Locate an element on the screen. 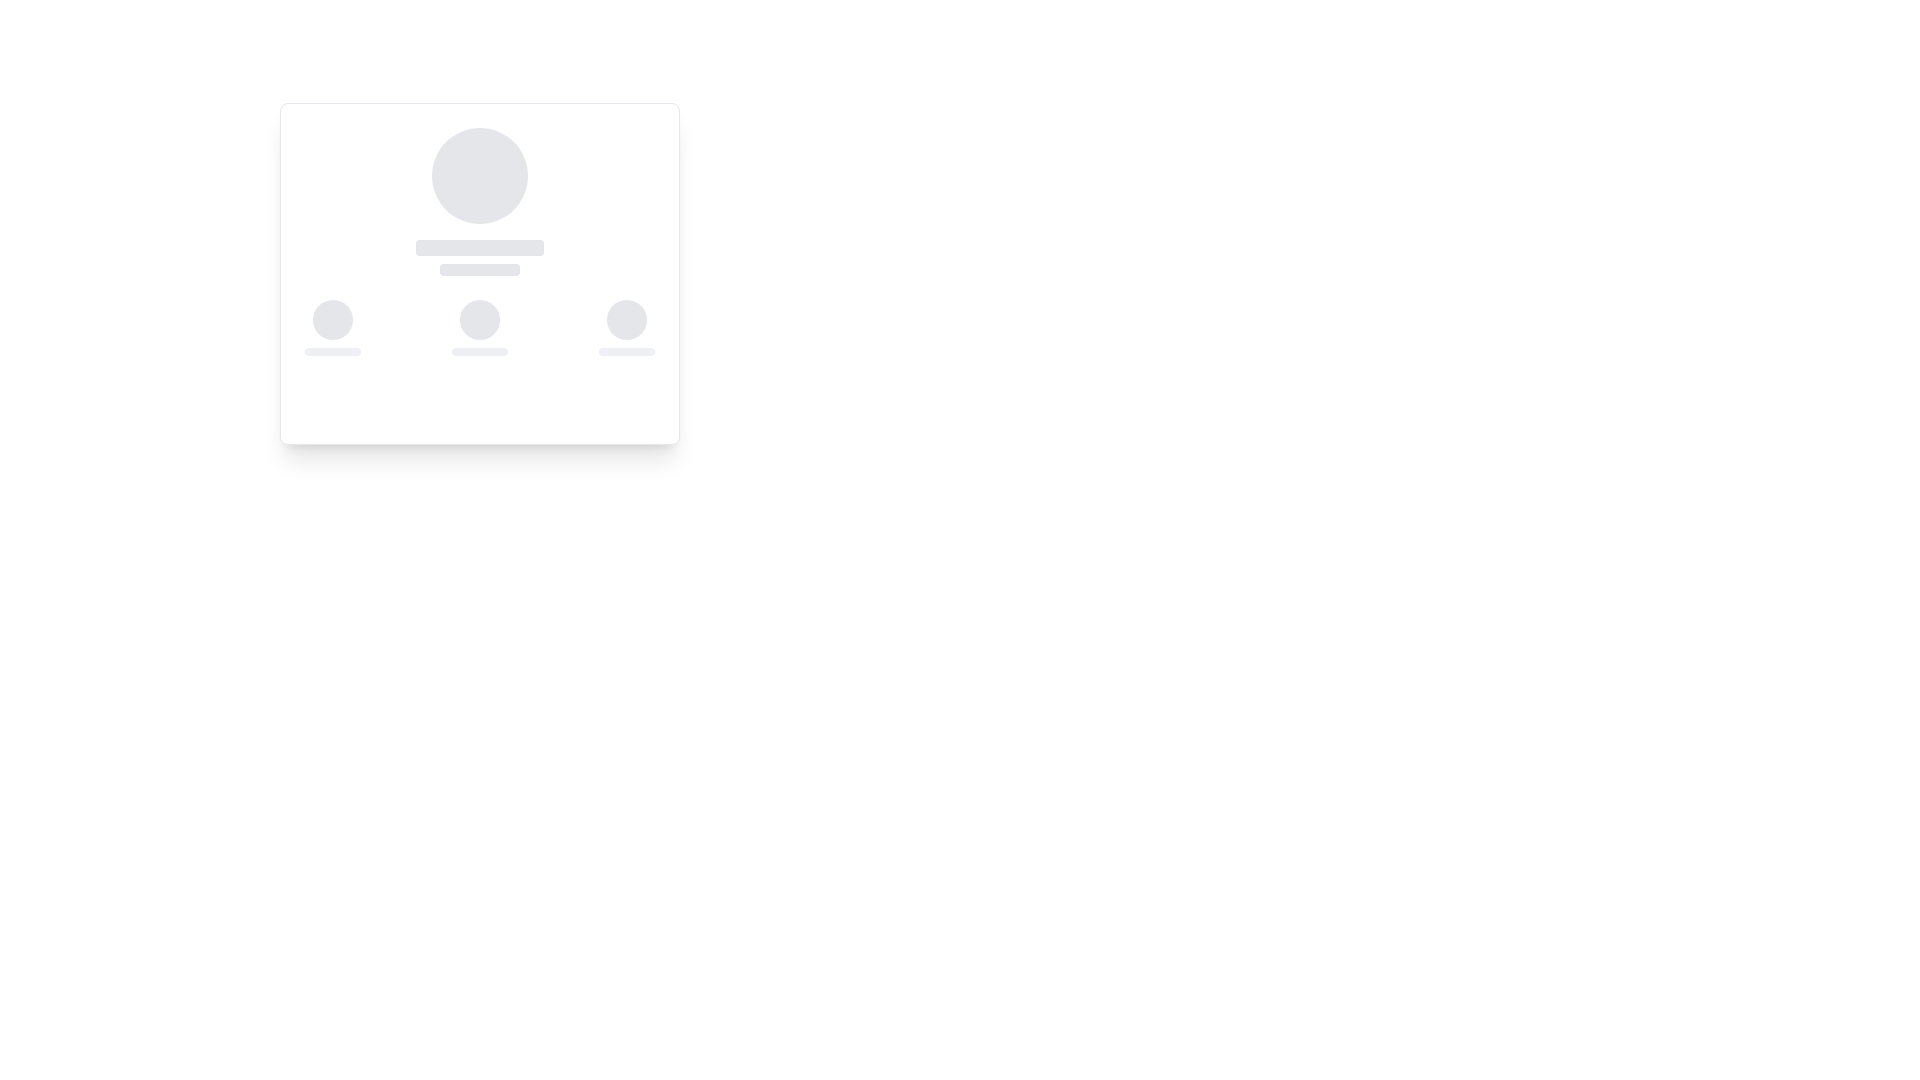 The width and height of the screenshot is (1920, 1080). the circular placeholder for the profile avatar located at the leftmost position of the triplet component group is located at coordinates (332, 326).